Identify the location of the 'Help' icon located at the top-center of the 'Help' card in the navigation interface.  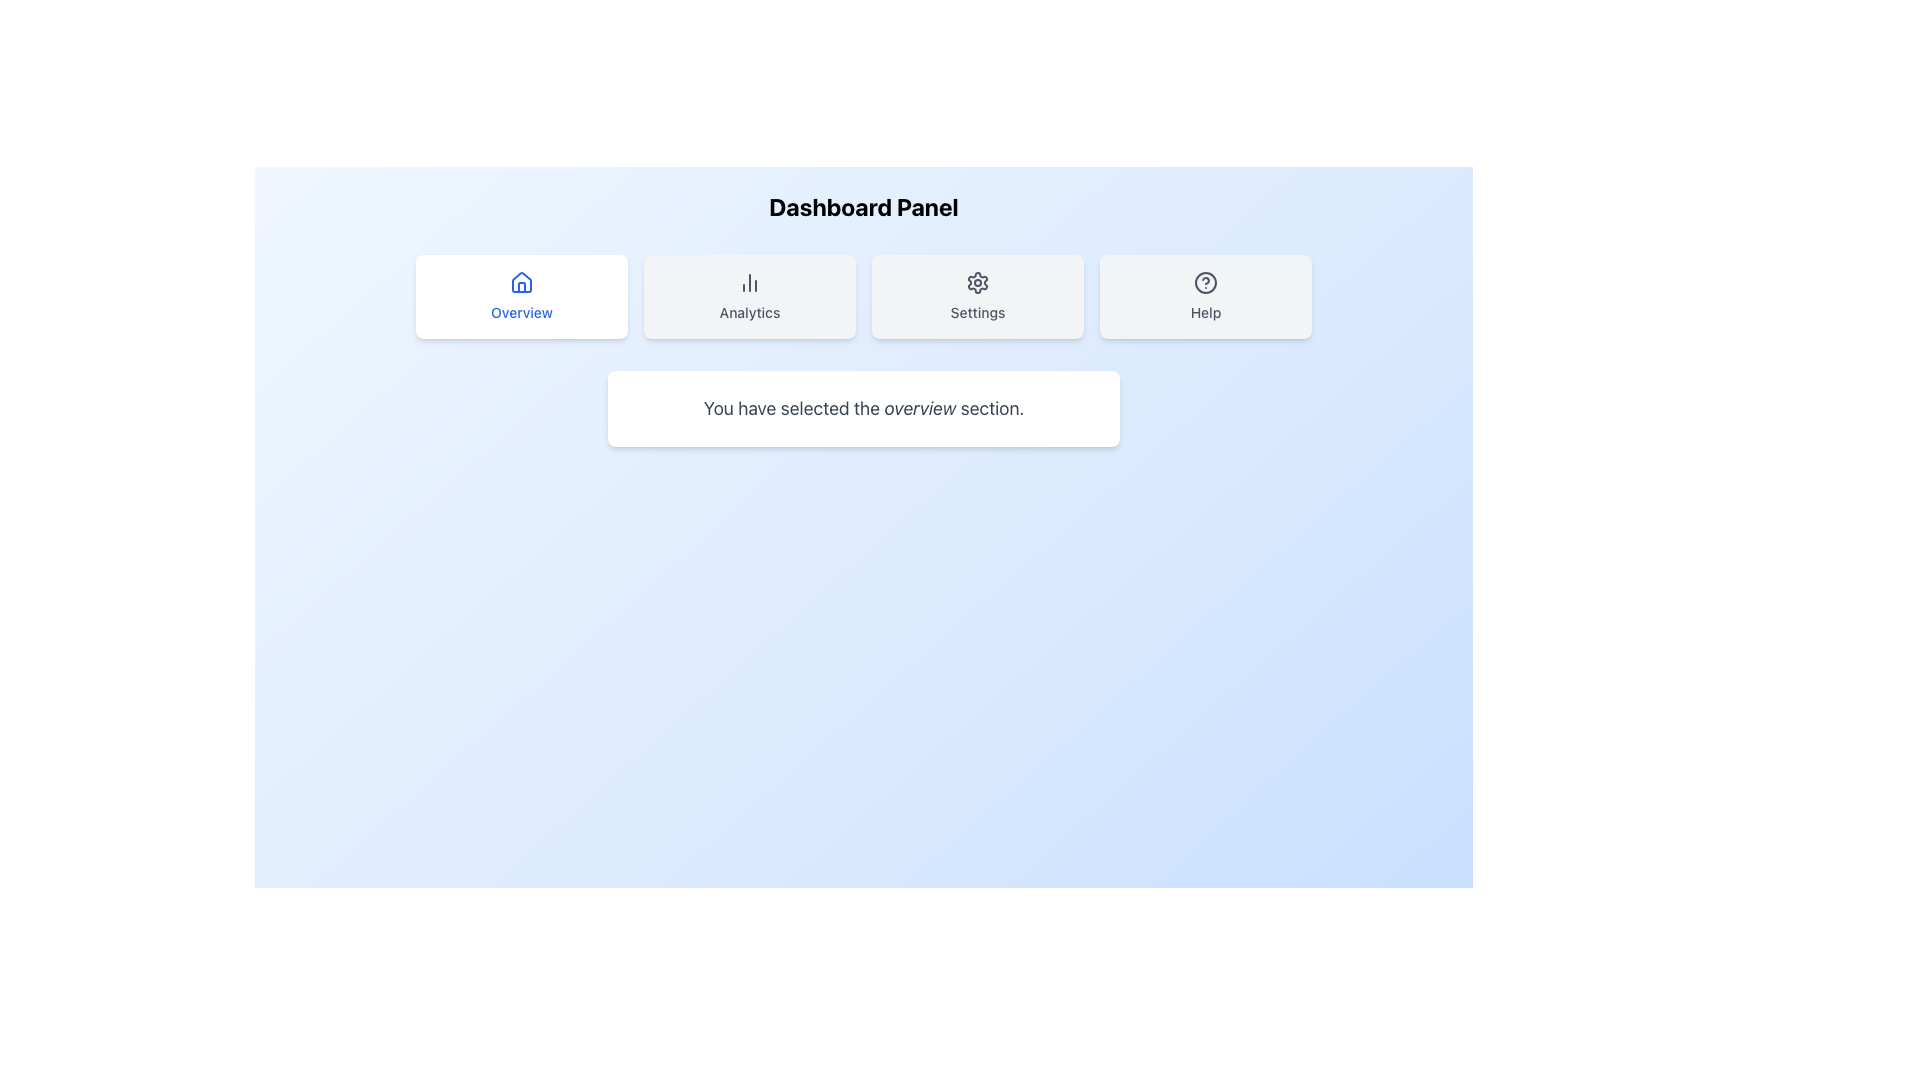
(1204, 282).